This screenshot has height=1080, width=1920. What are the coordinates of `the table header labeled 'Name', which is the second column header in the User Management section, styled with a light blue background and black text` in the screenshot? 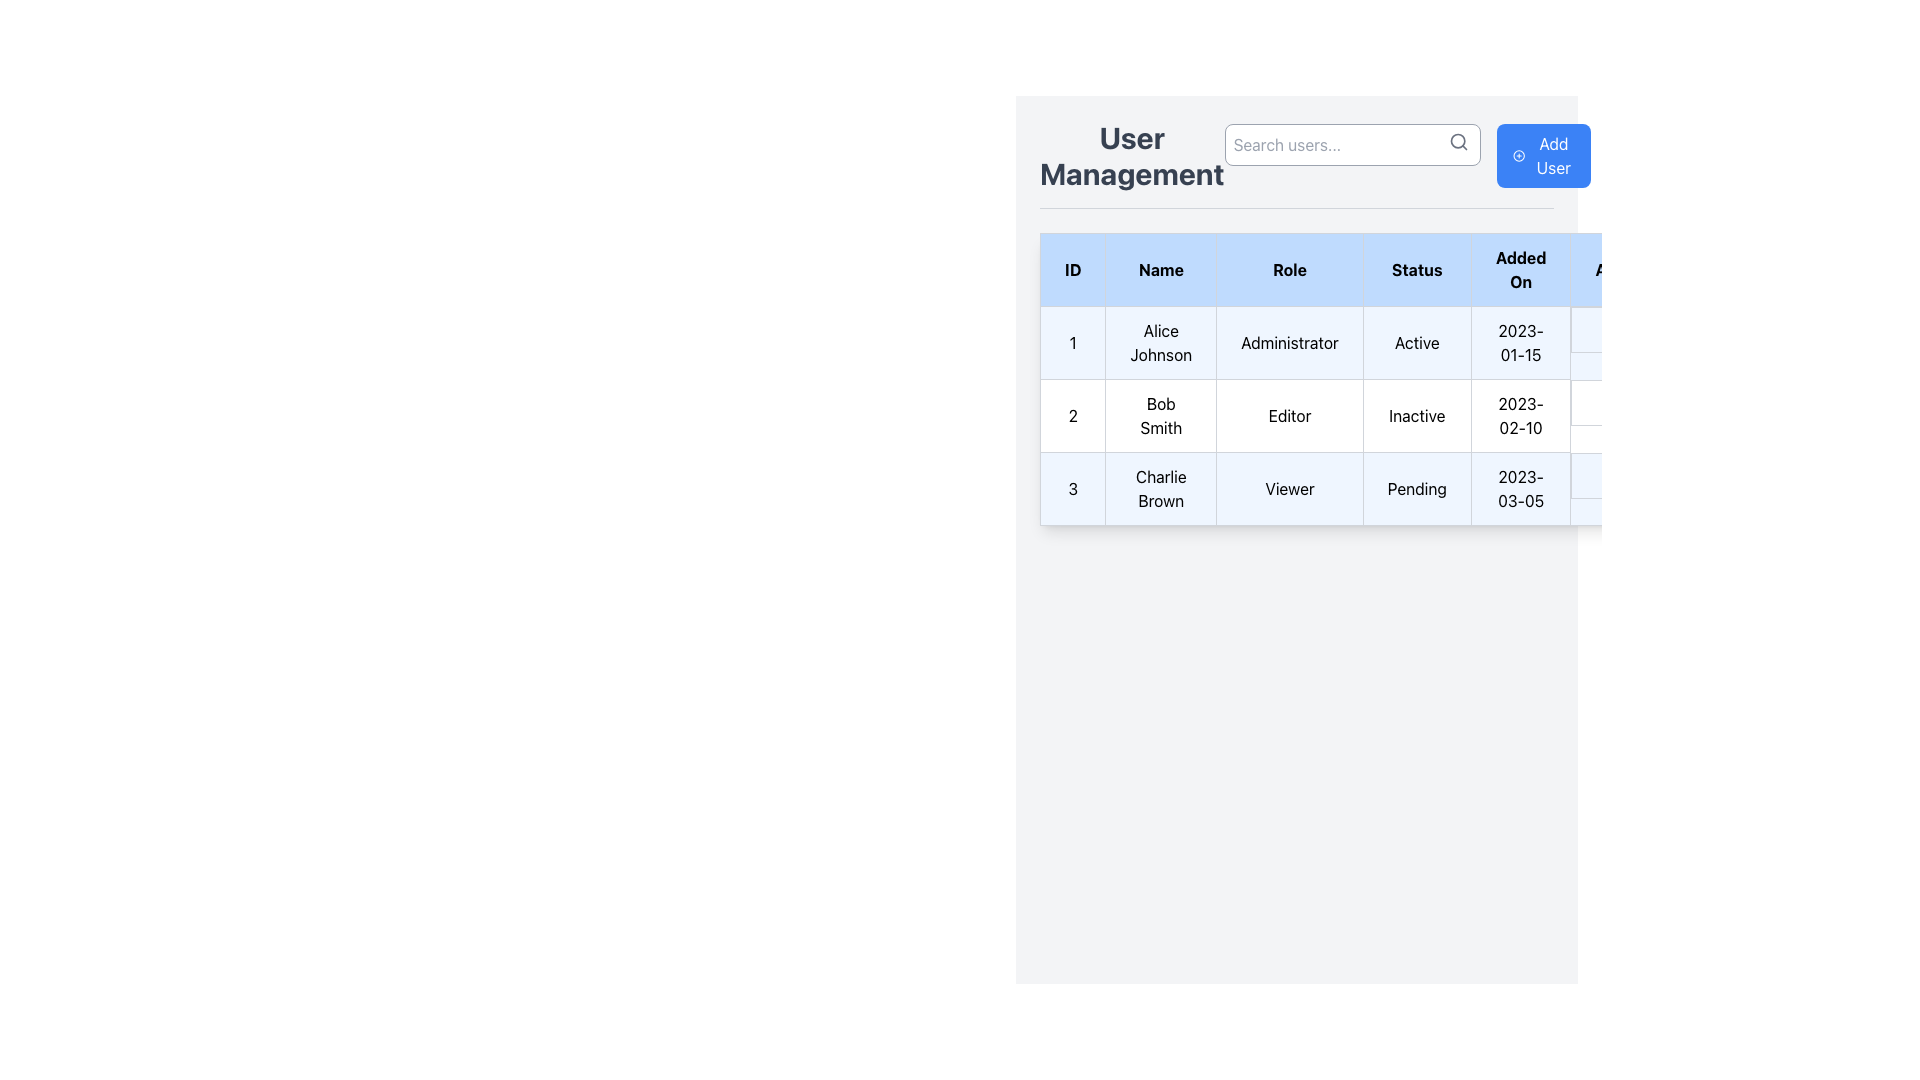 It's located at (1161, 270).